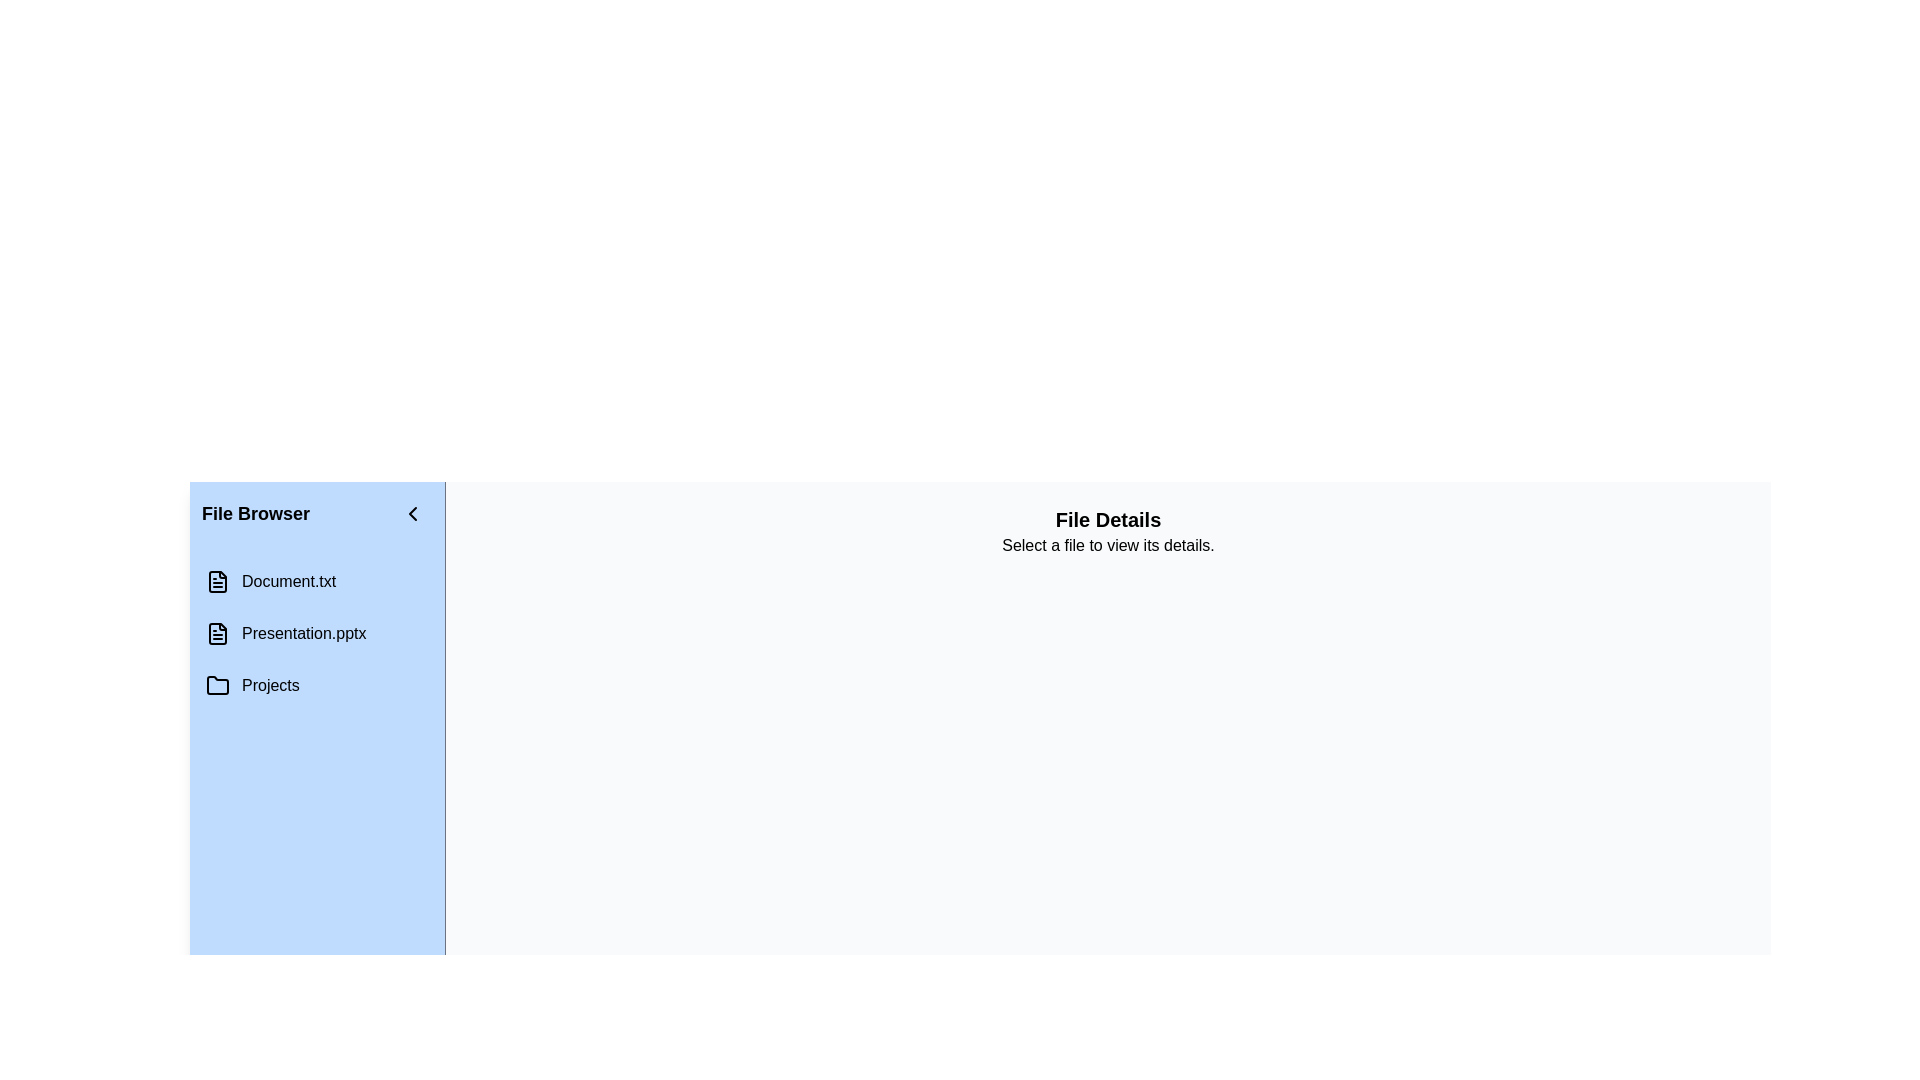  I want to click on the file icon representing the file type for 'Presentation.pptx' located in the second row of the file list in the file browser, so click(217, 633).